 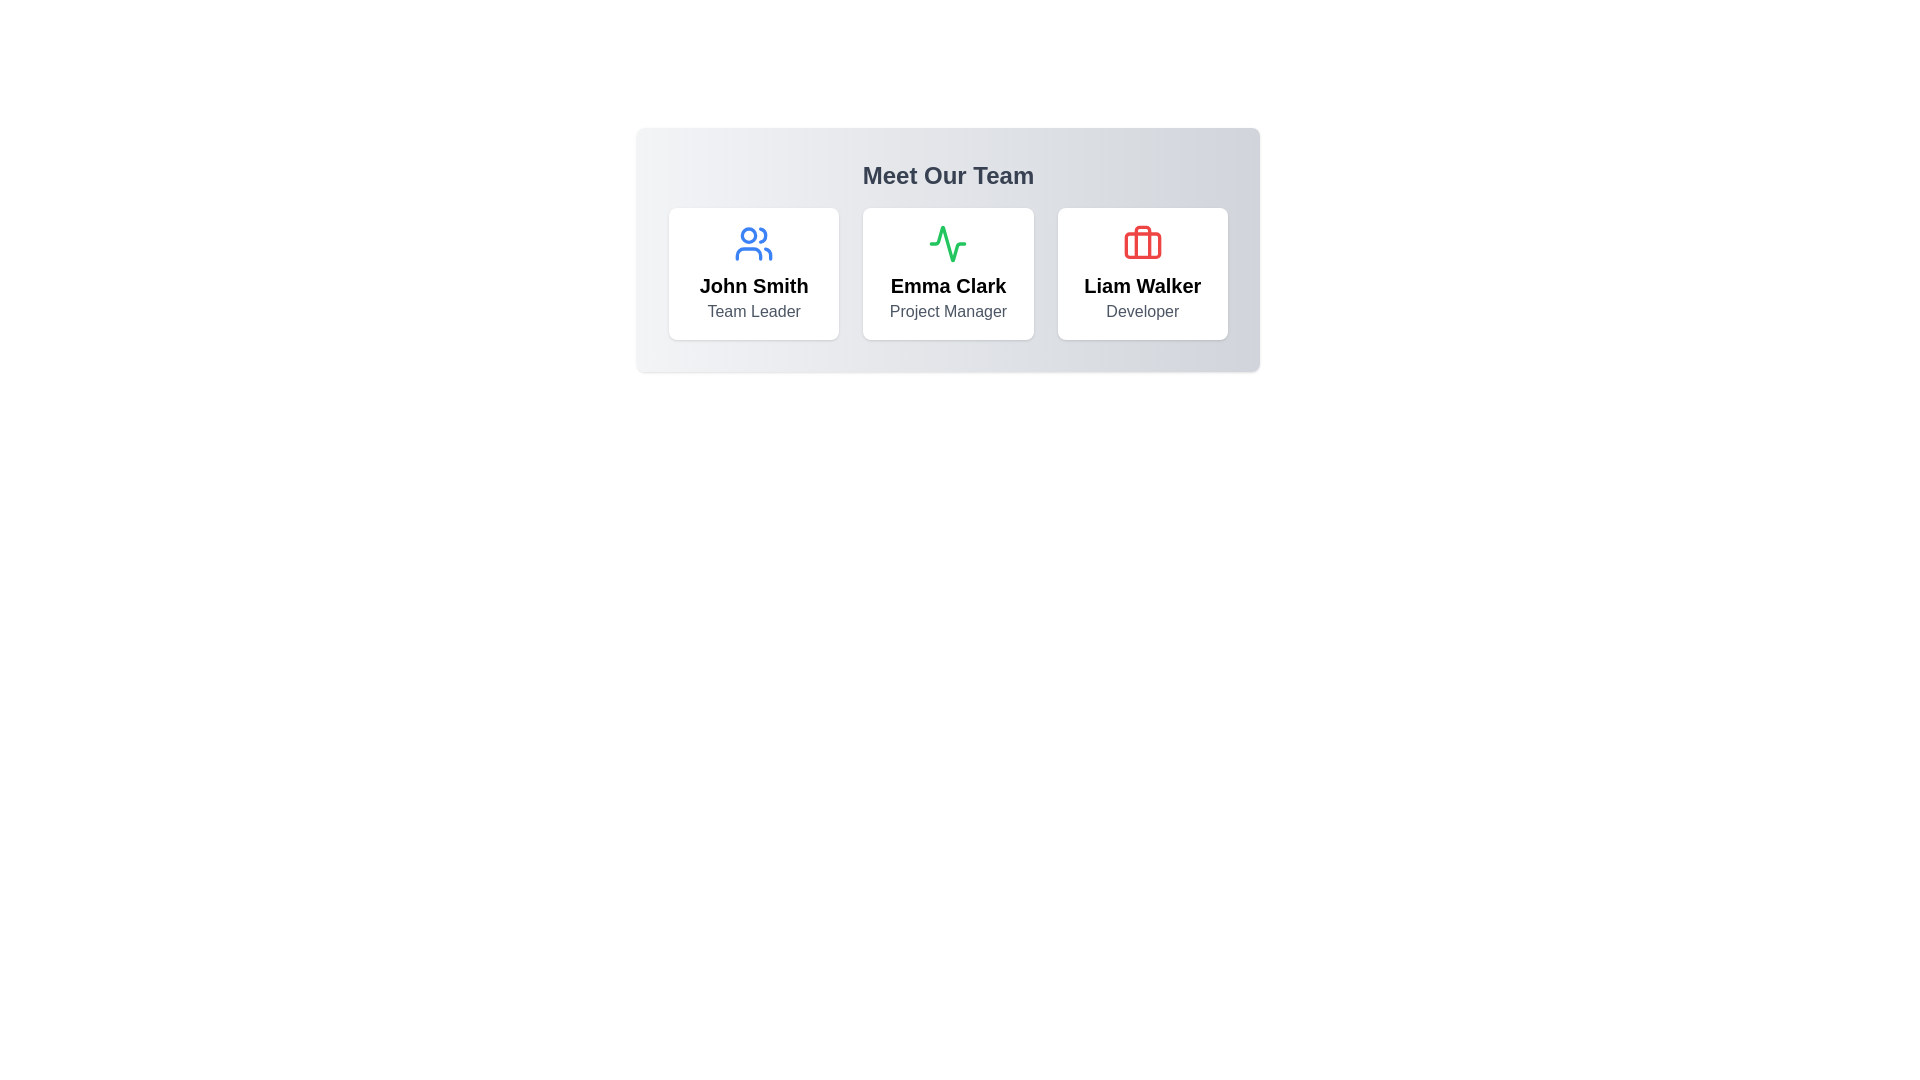 What do you see at coordinates (753, 242) in the screenshot?
I see `the blue icon representing a team or group, which is located at the top-center of the first card under the heading 'Meet Our Team'` at bounding box center [753, 242].